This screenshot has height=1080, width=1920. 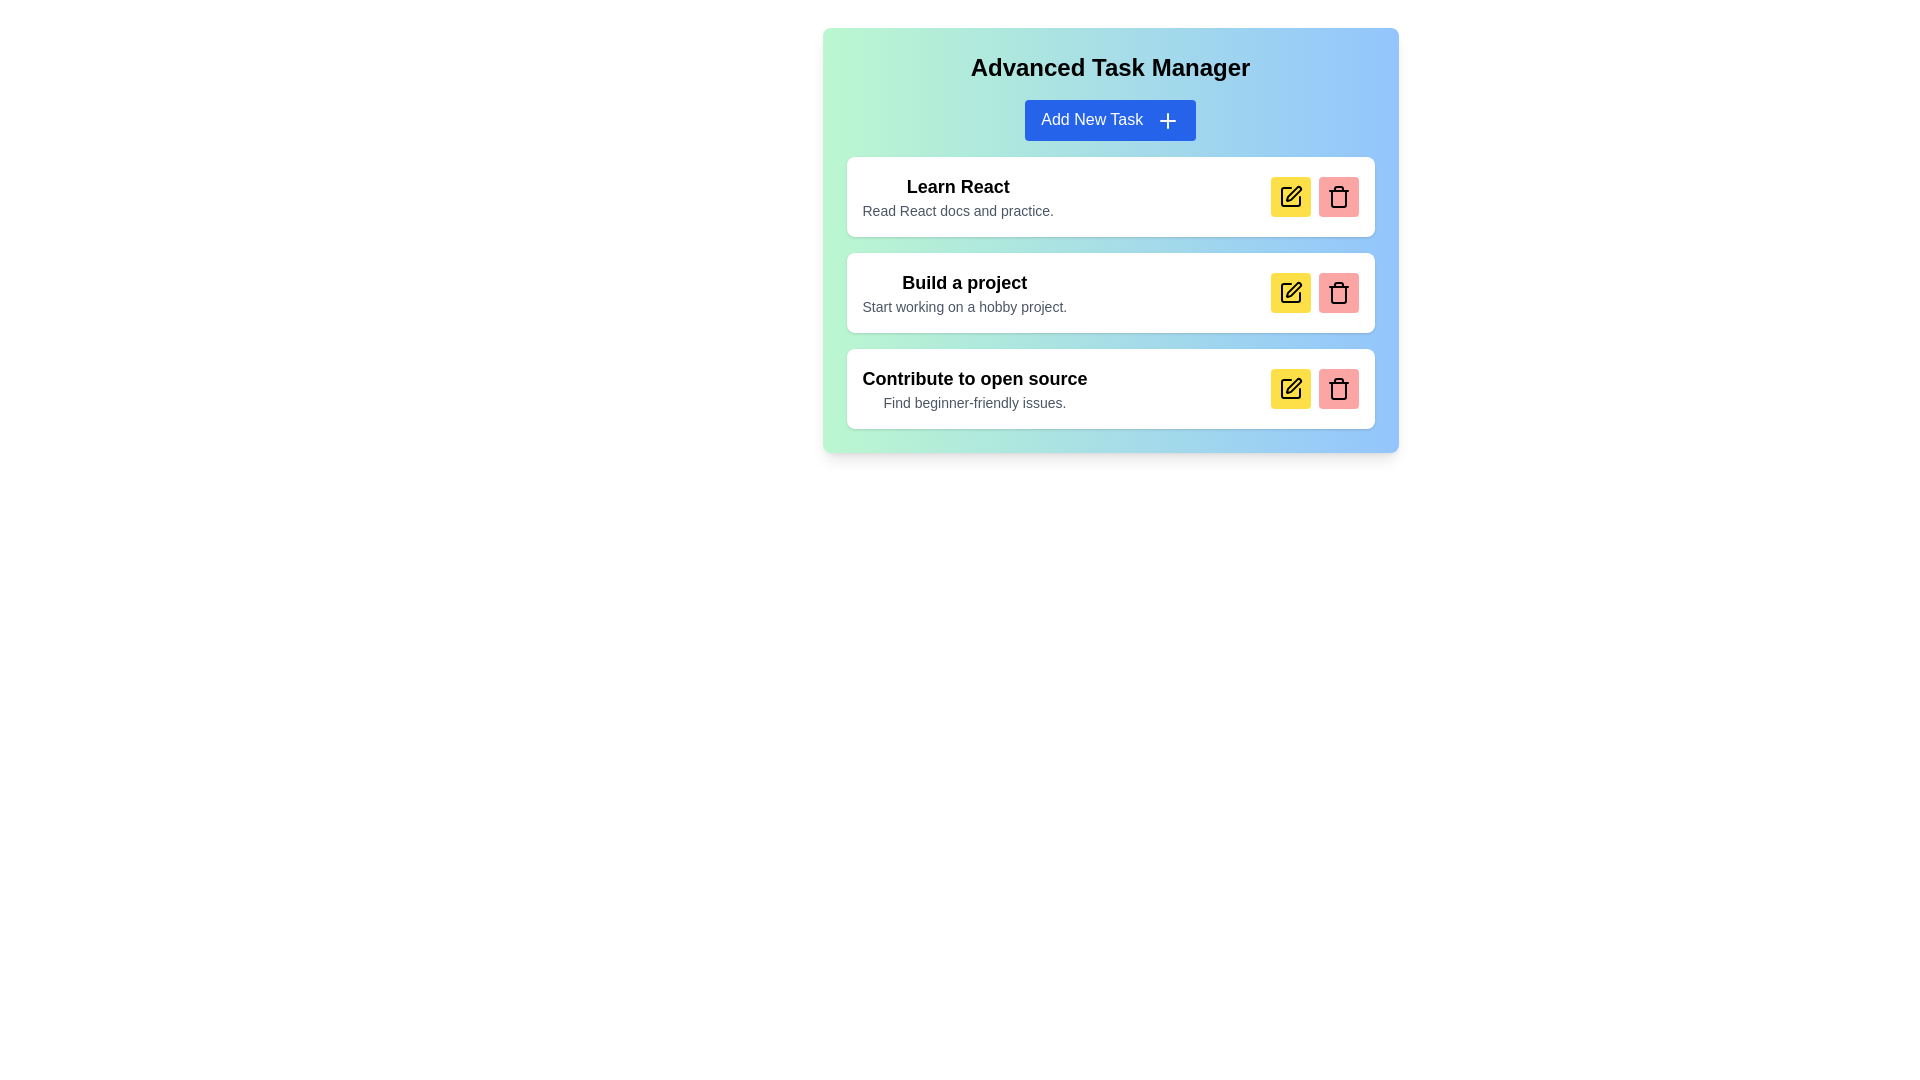 What do you see at coordinates (1290, 196) in the screenshot?
I see `edit button for the task titled Learn React` at bounding box center [1290, 196].